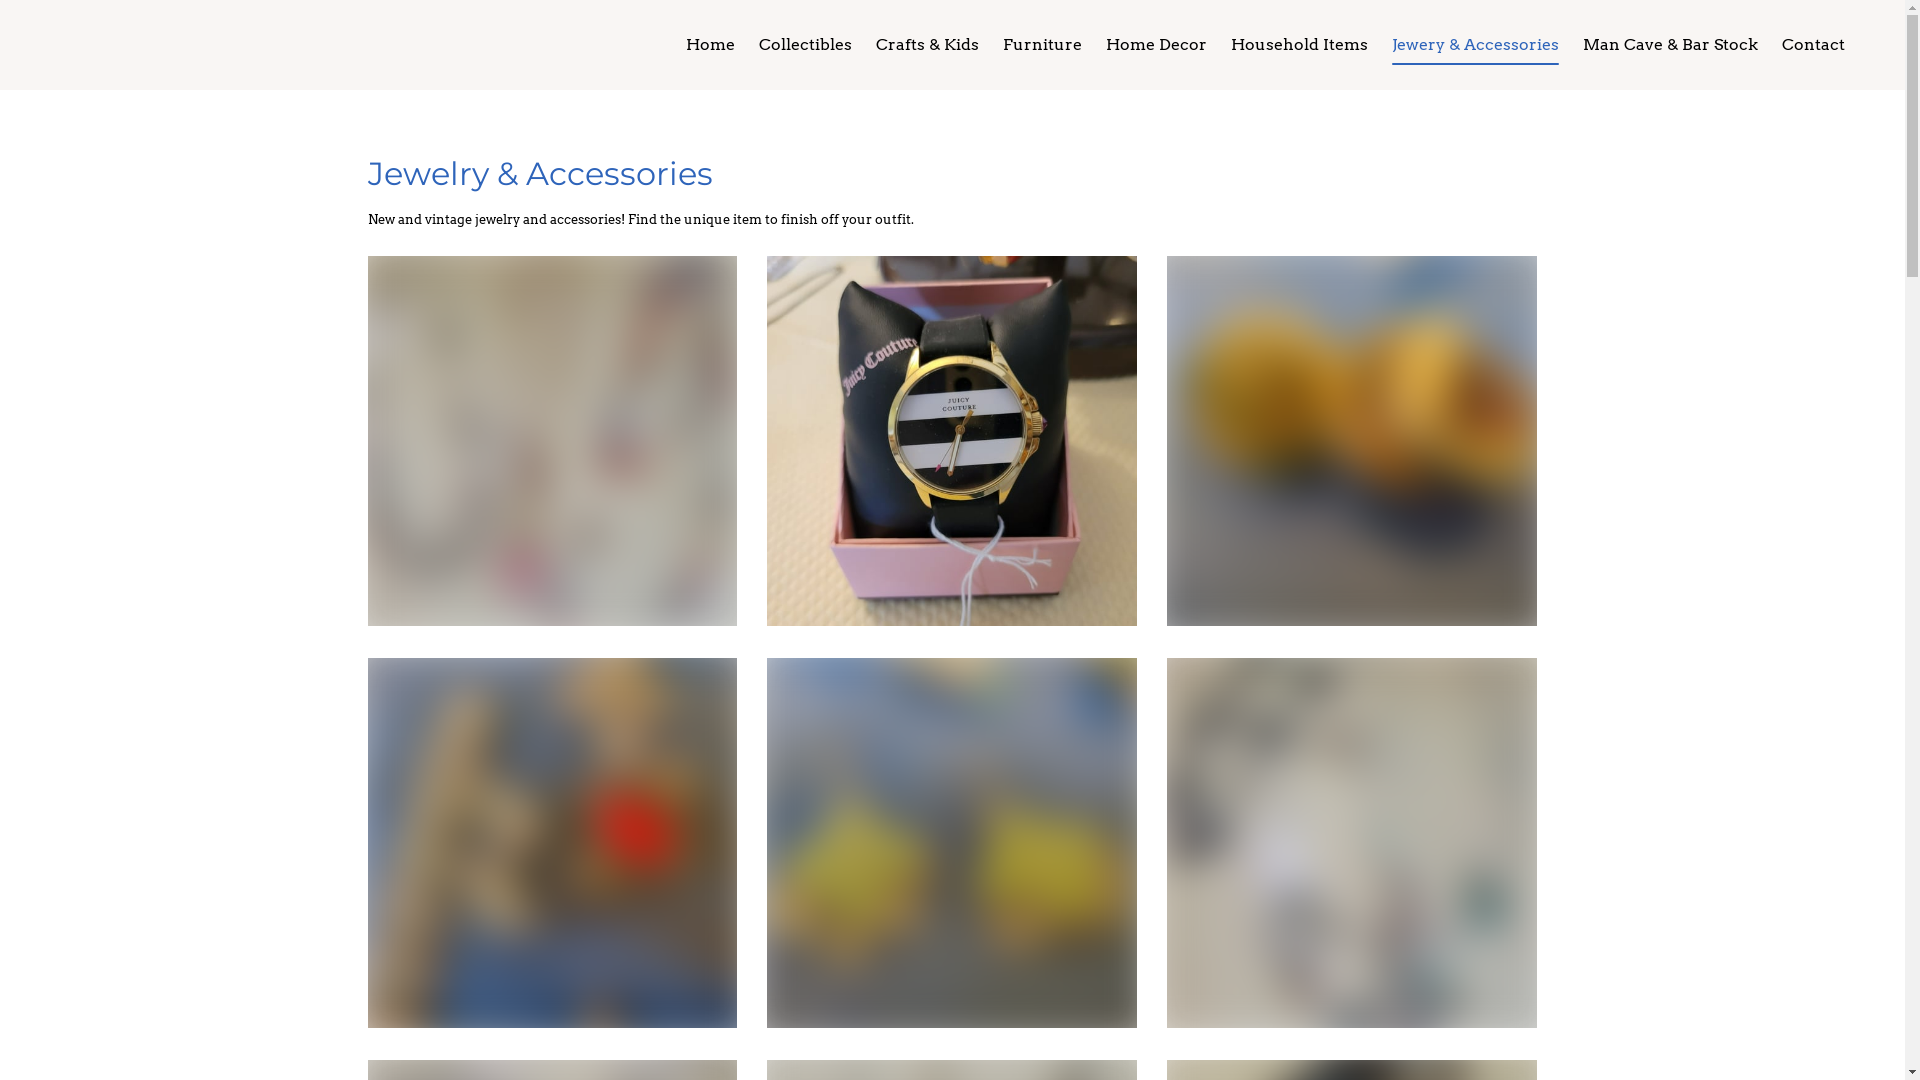 The image size is (1920, 1080). What do you see at coordinates (1379, 45) in the screenshot?
I see `'Jewery & Accessories'` at bounding box center [1379, 45].